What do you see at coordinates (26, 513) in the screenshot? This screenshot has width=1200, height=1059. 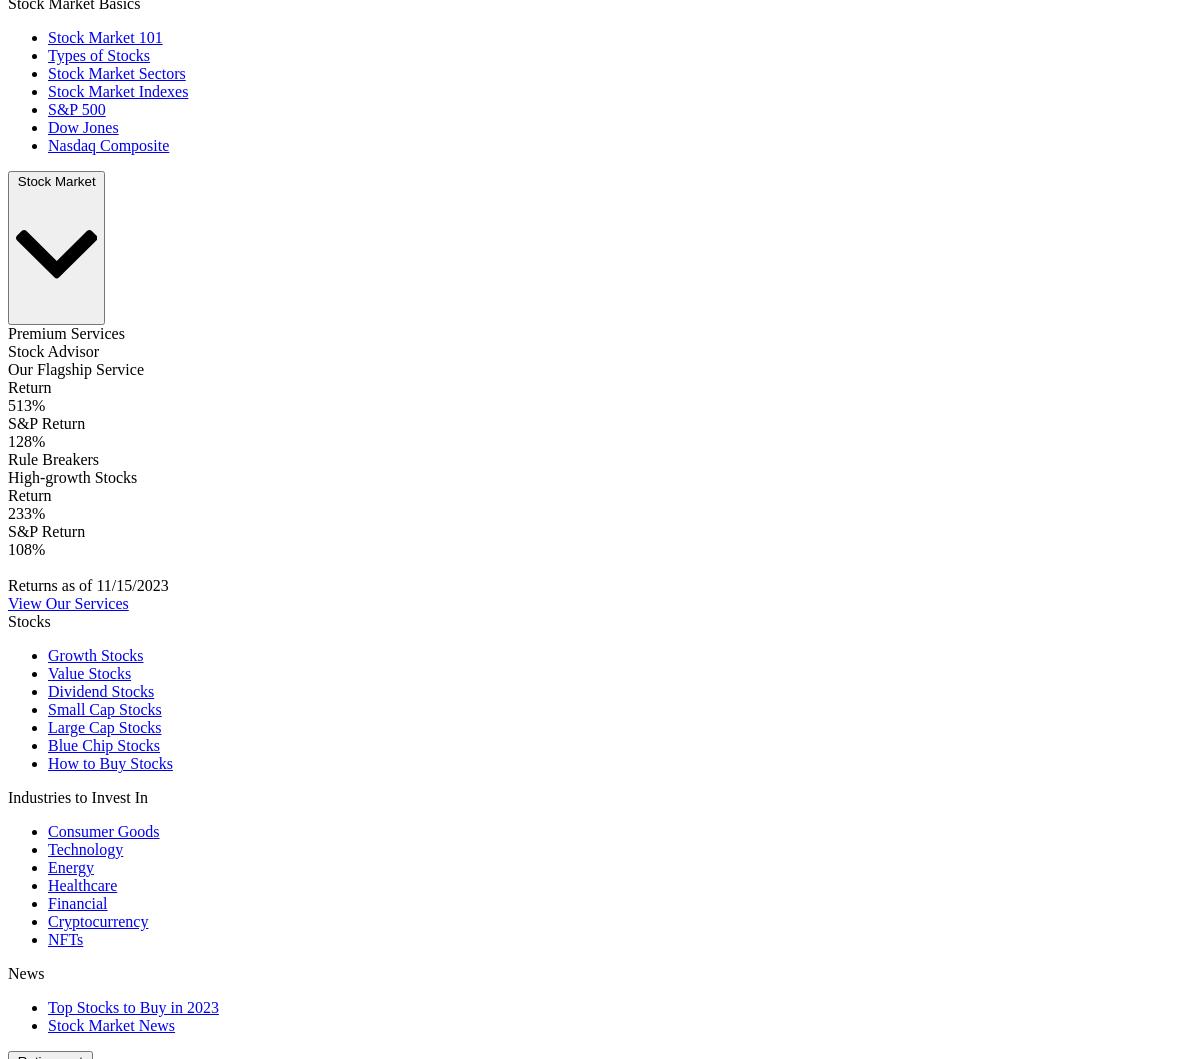 I see `'233%'` at bounding box center [26, 513].